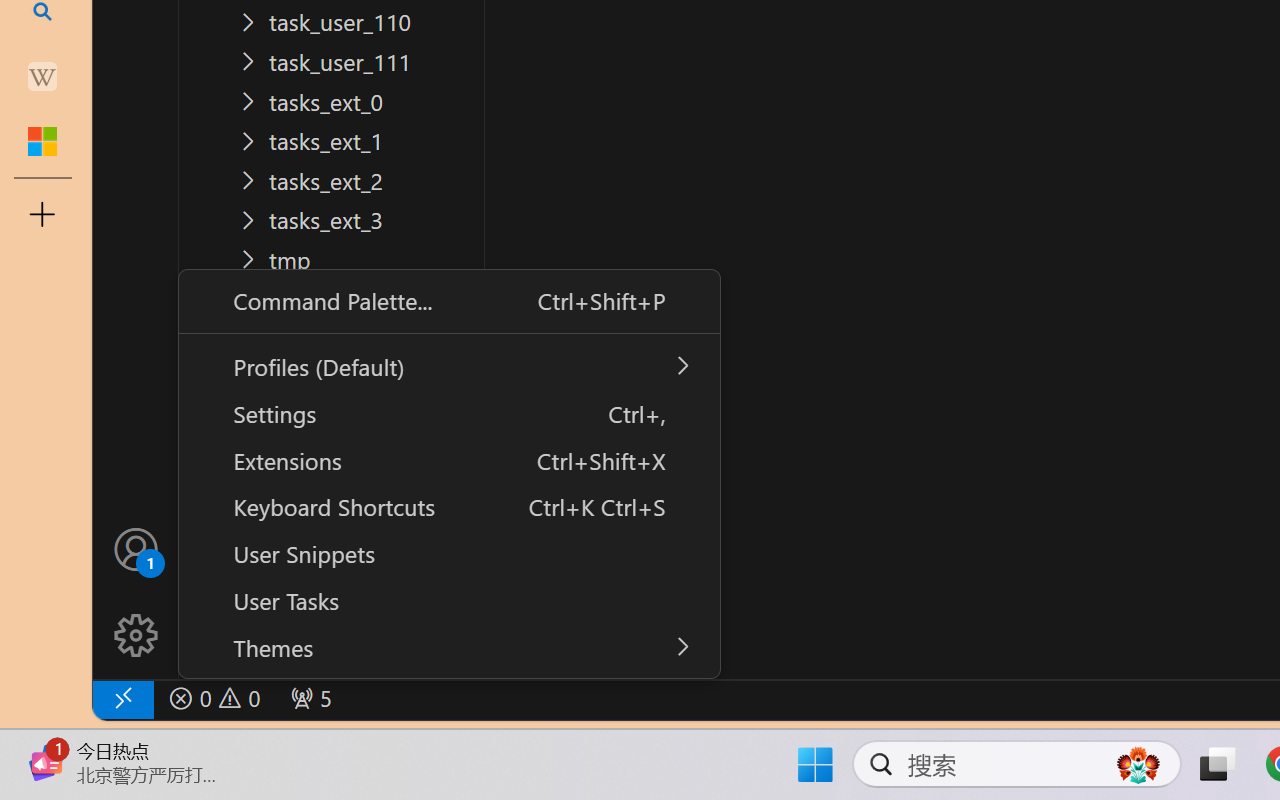 The image size is (1280, 800). I want to click on 'remote', so click(121, 698).